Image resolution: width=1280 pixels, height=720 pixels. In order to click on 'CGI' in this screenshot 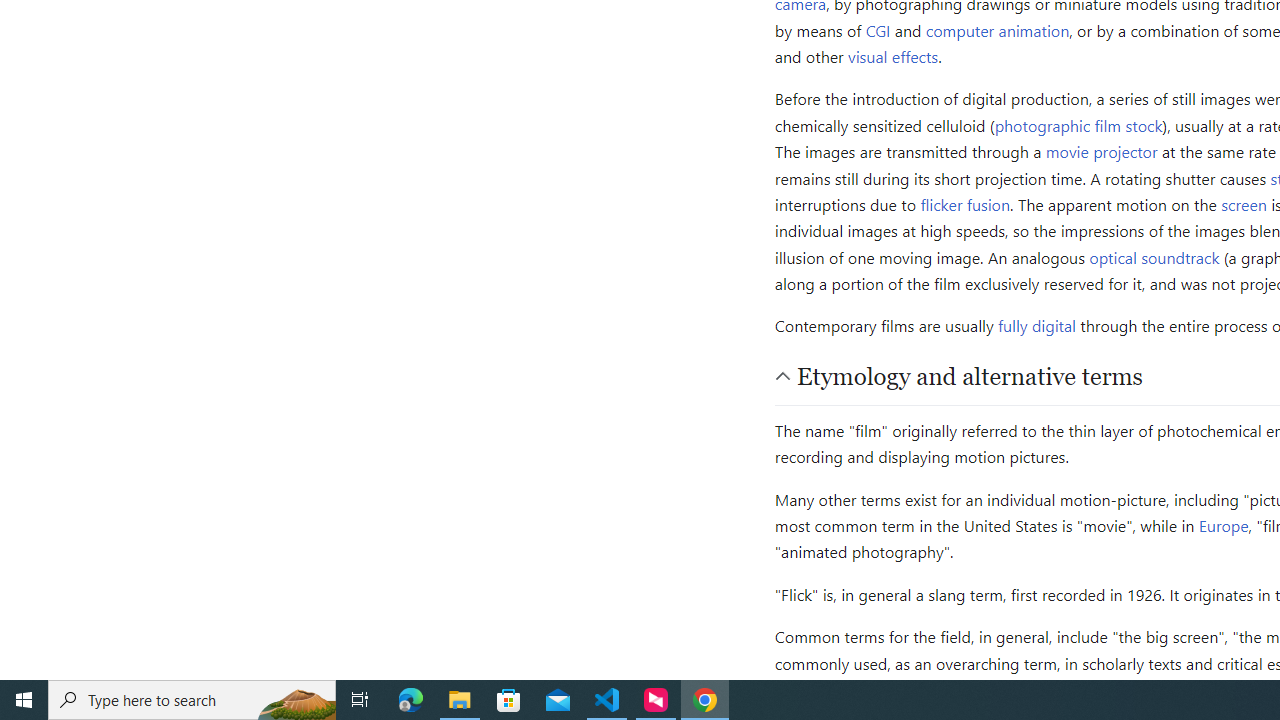, I will do `click(878, 29)`.